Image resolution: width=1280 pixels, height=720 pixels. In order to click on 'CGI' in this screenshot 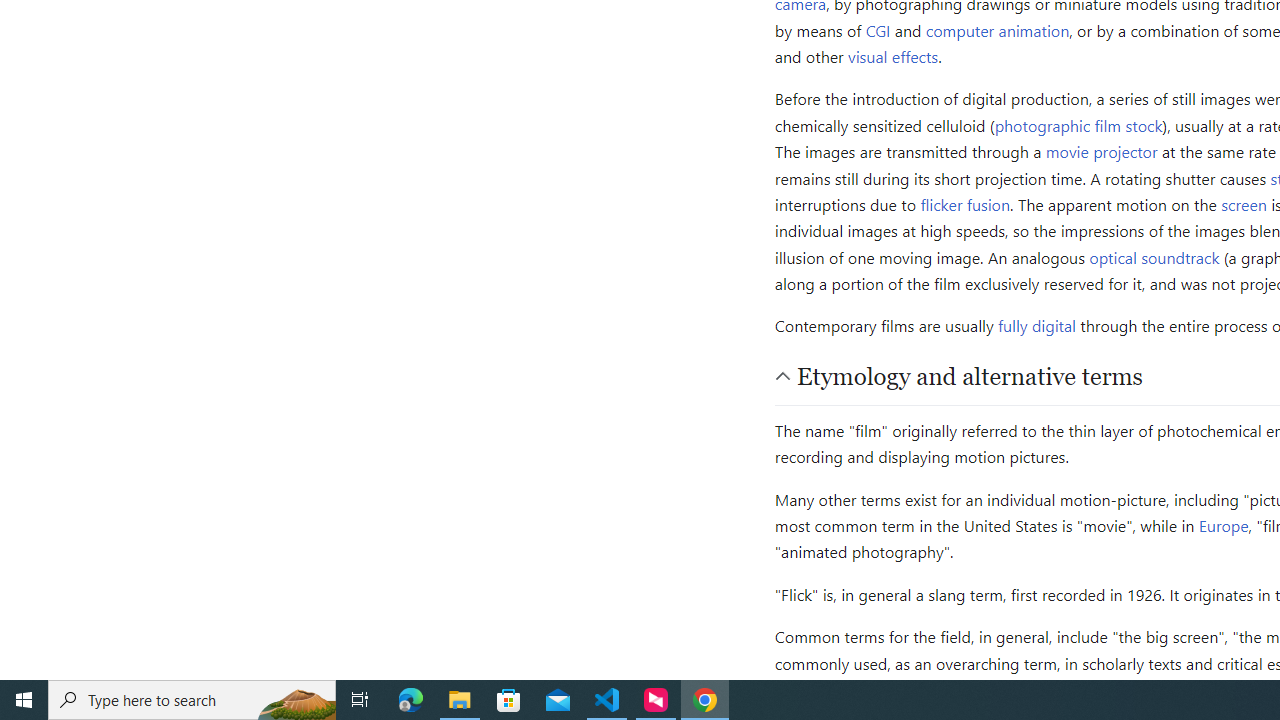, I will do `click(878, 29)`.